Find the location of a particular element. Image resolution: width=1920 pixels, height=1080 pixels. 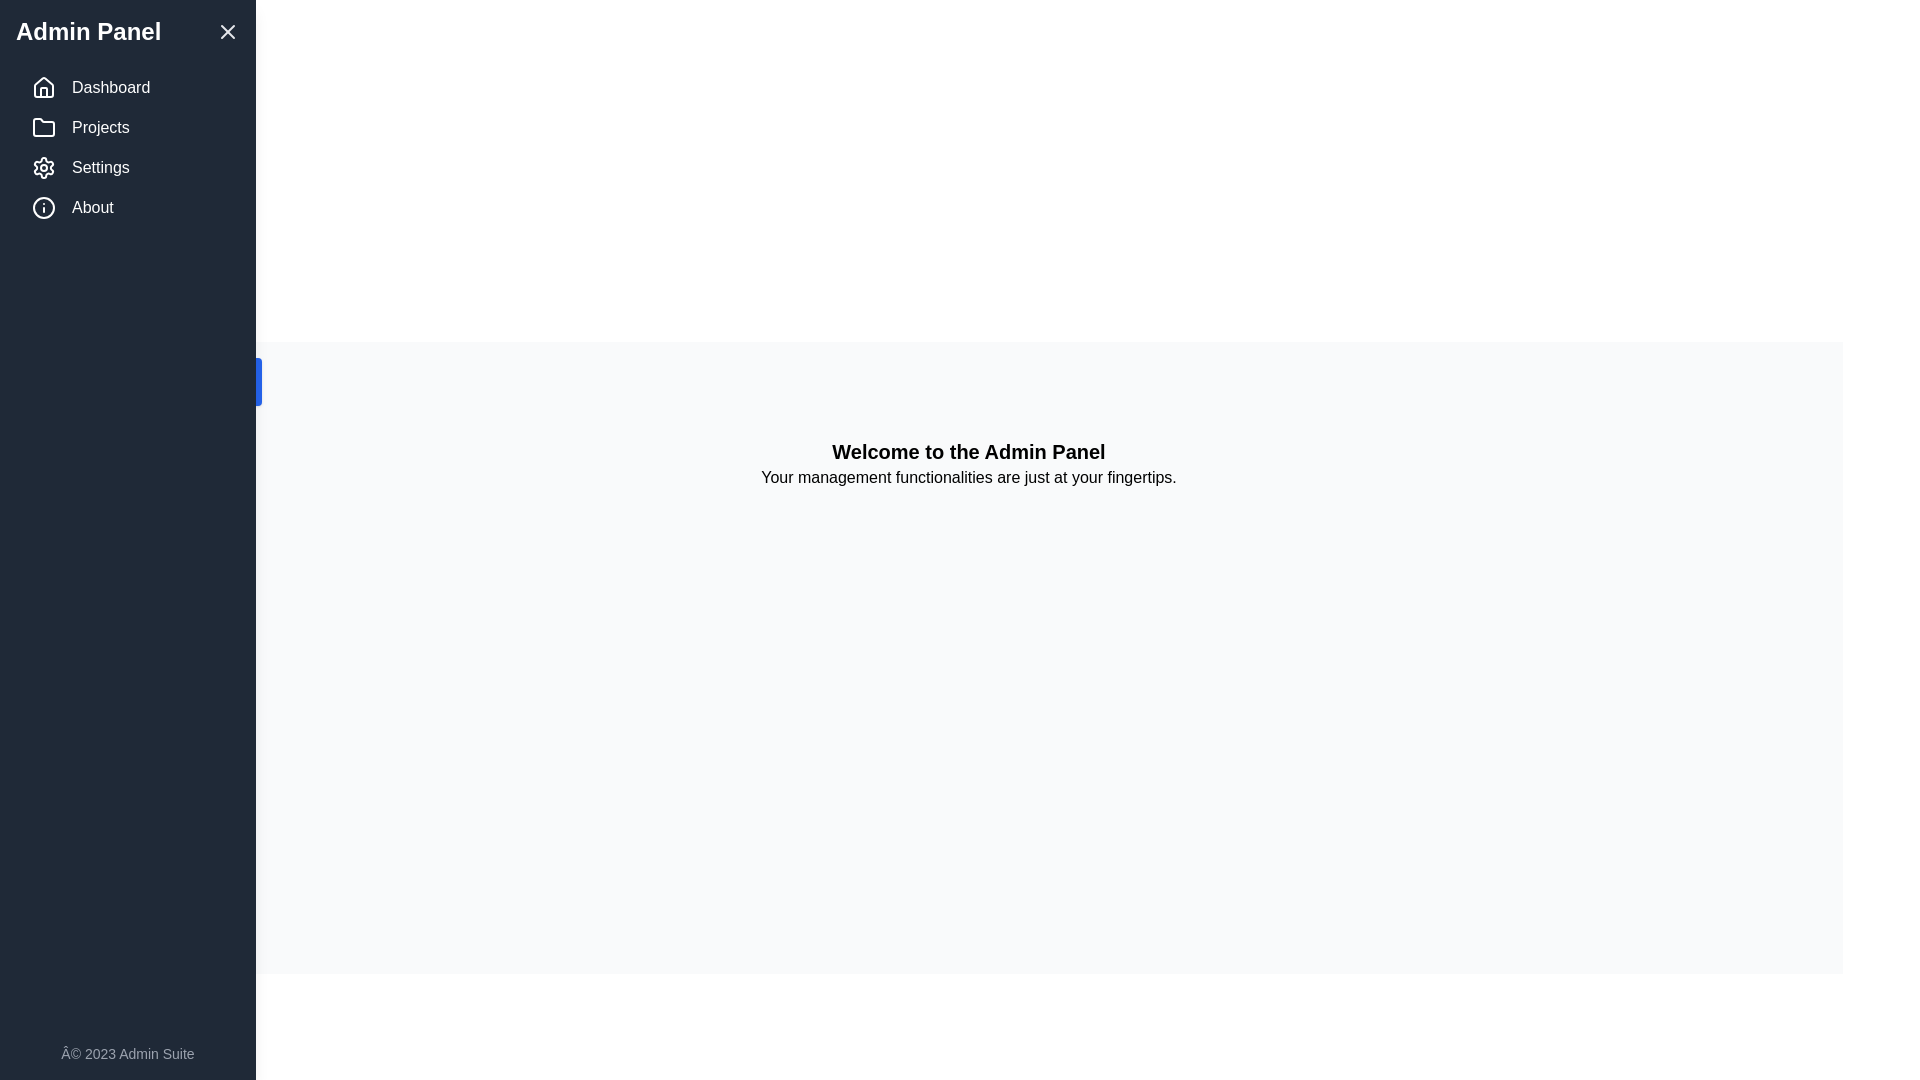

the 'Settings' navigation link, which features a cogwheel icon on the left and is the third item in the sidebar navigation menu is located at coordinates (127, 167).